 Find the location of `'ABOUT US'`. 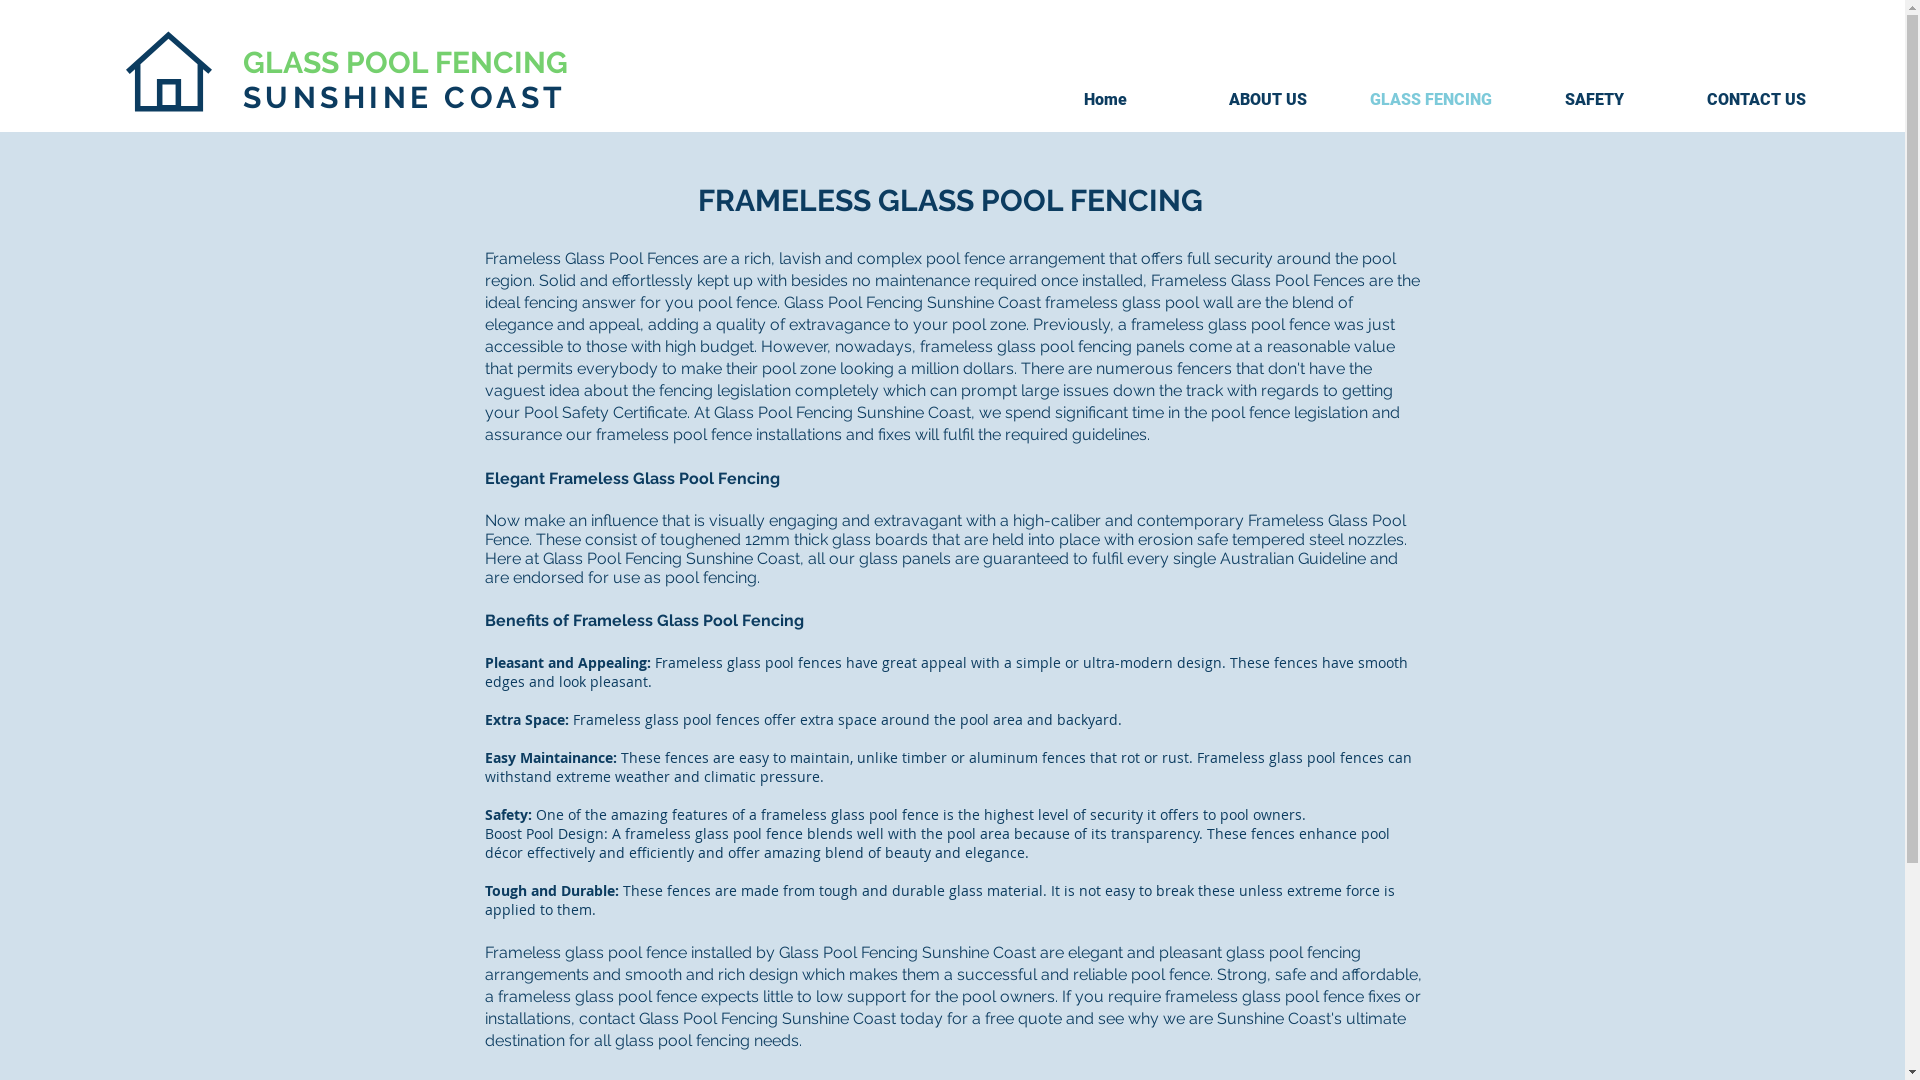

'ABOUT US' is located at coordinates (1266, 100).